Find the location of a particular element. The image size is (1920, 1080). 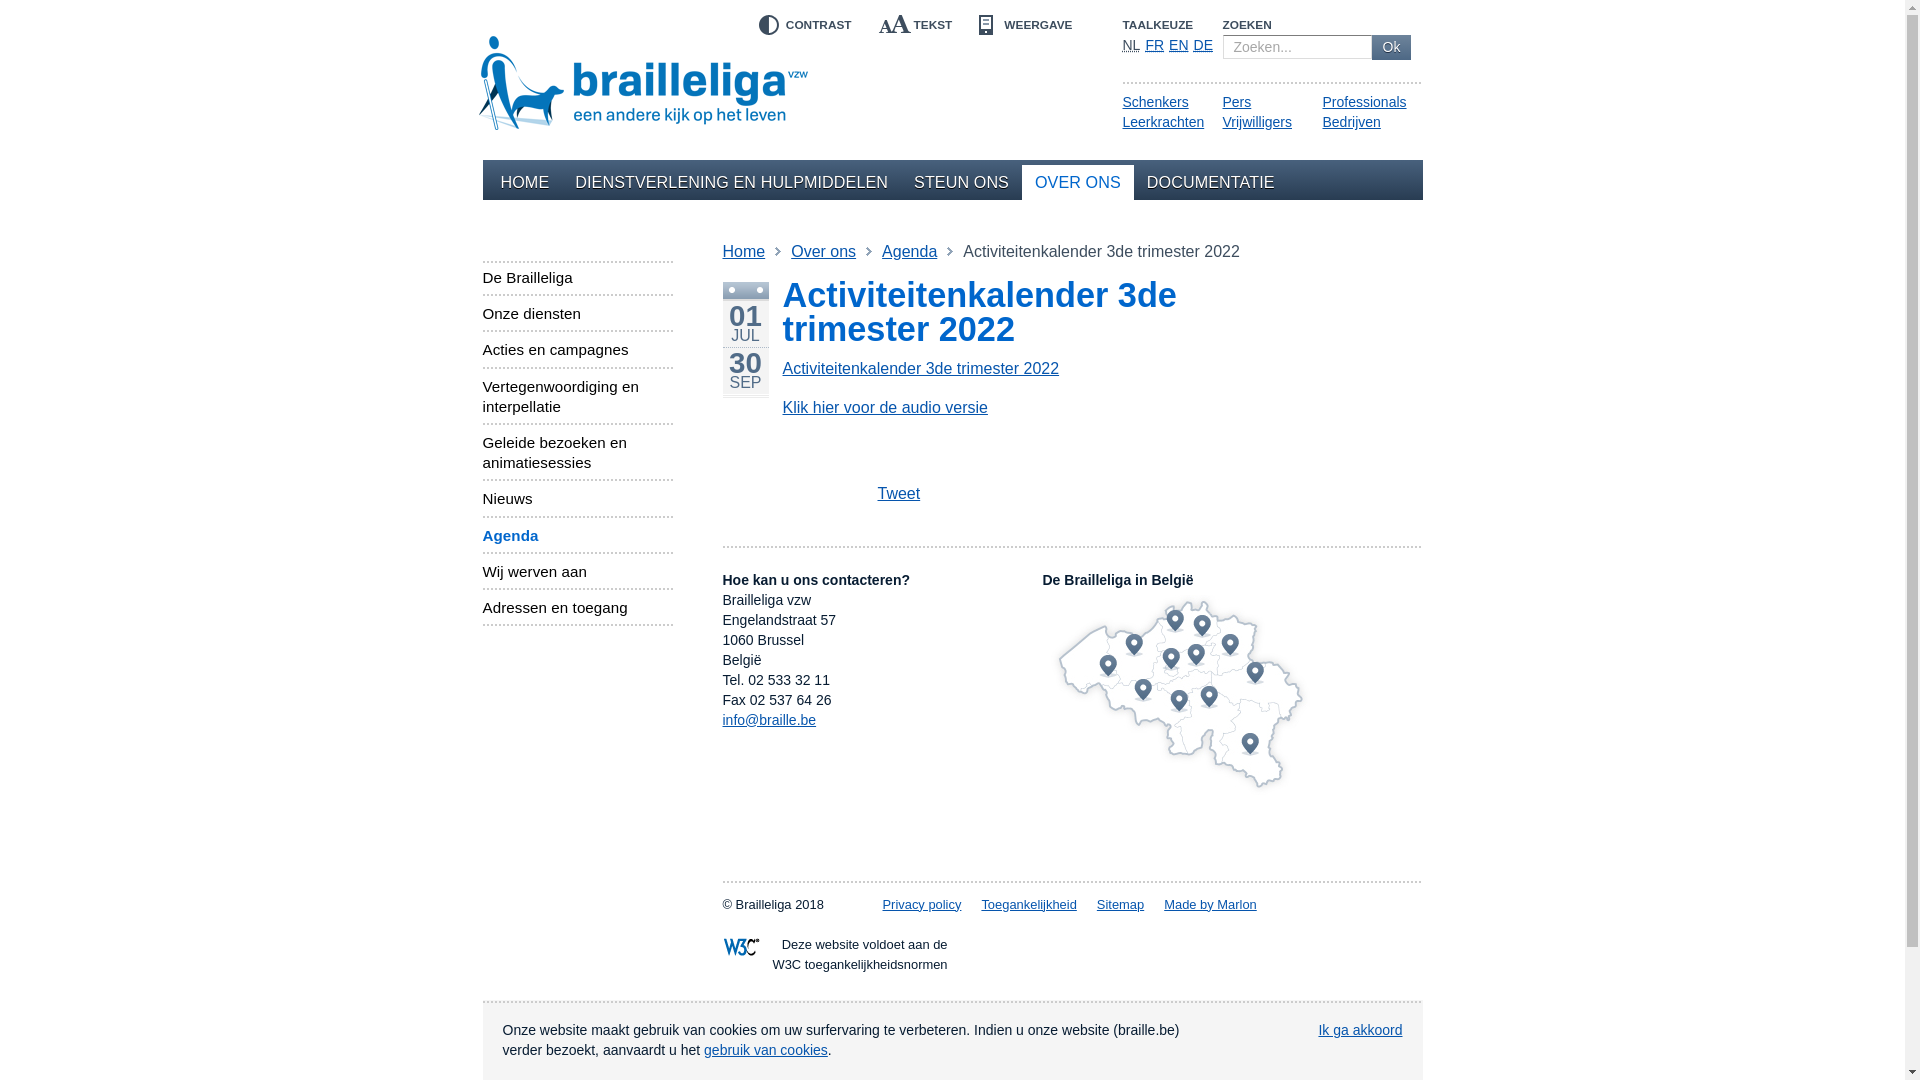

'TEKST' is located at coordinates (914, 24).